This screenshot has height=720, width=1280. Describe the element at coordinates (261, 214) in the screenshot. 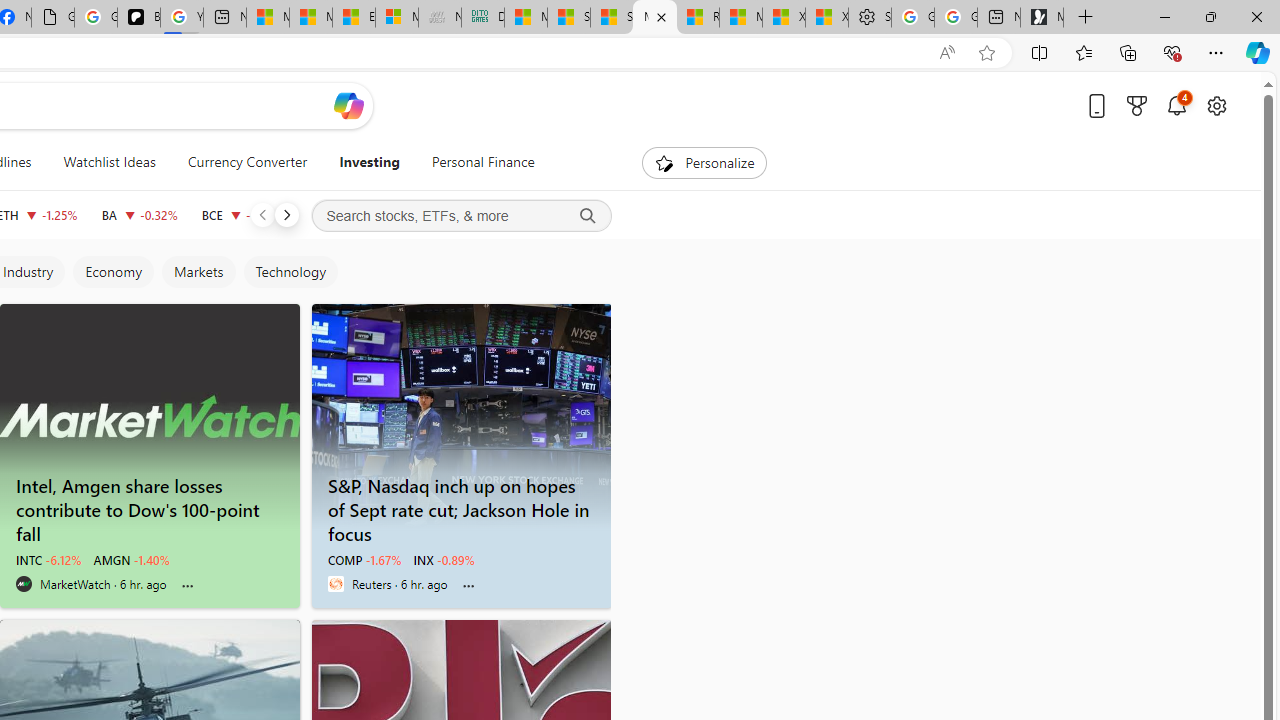

I see `'Previous'` at that location.